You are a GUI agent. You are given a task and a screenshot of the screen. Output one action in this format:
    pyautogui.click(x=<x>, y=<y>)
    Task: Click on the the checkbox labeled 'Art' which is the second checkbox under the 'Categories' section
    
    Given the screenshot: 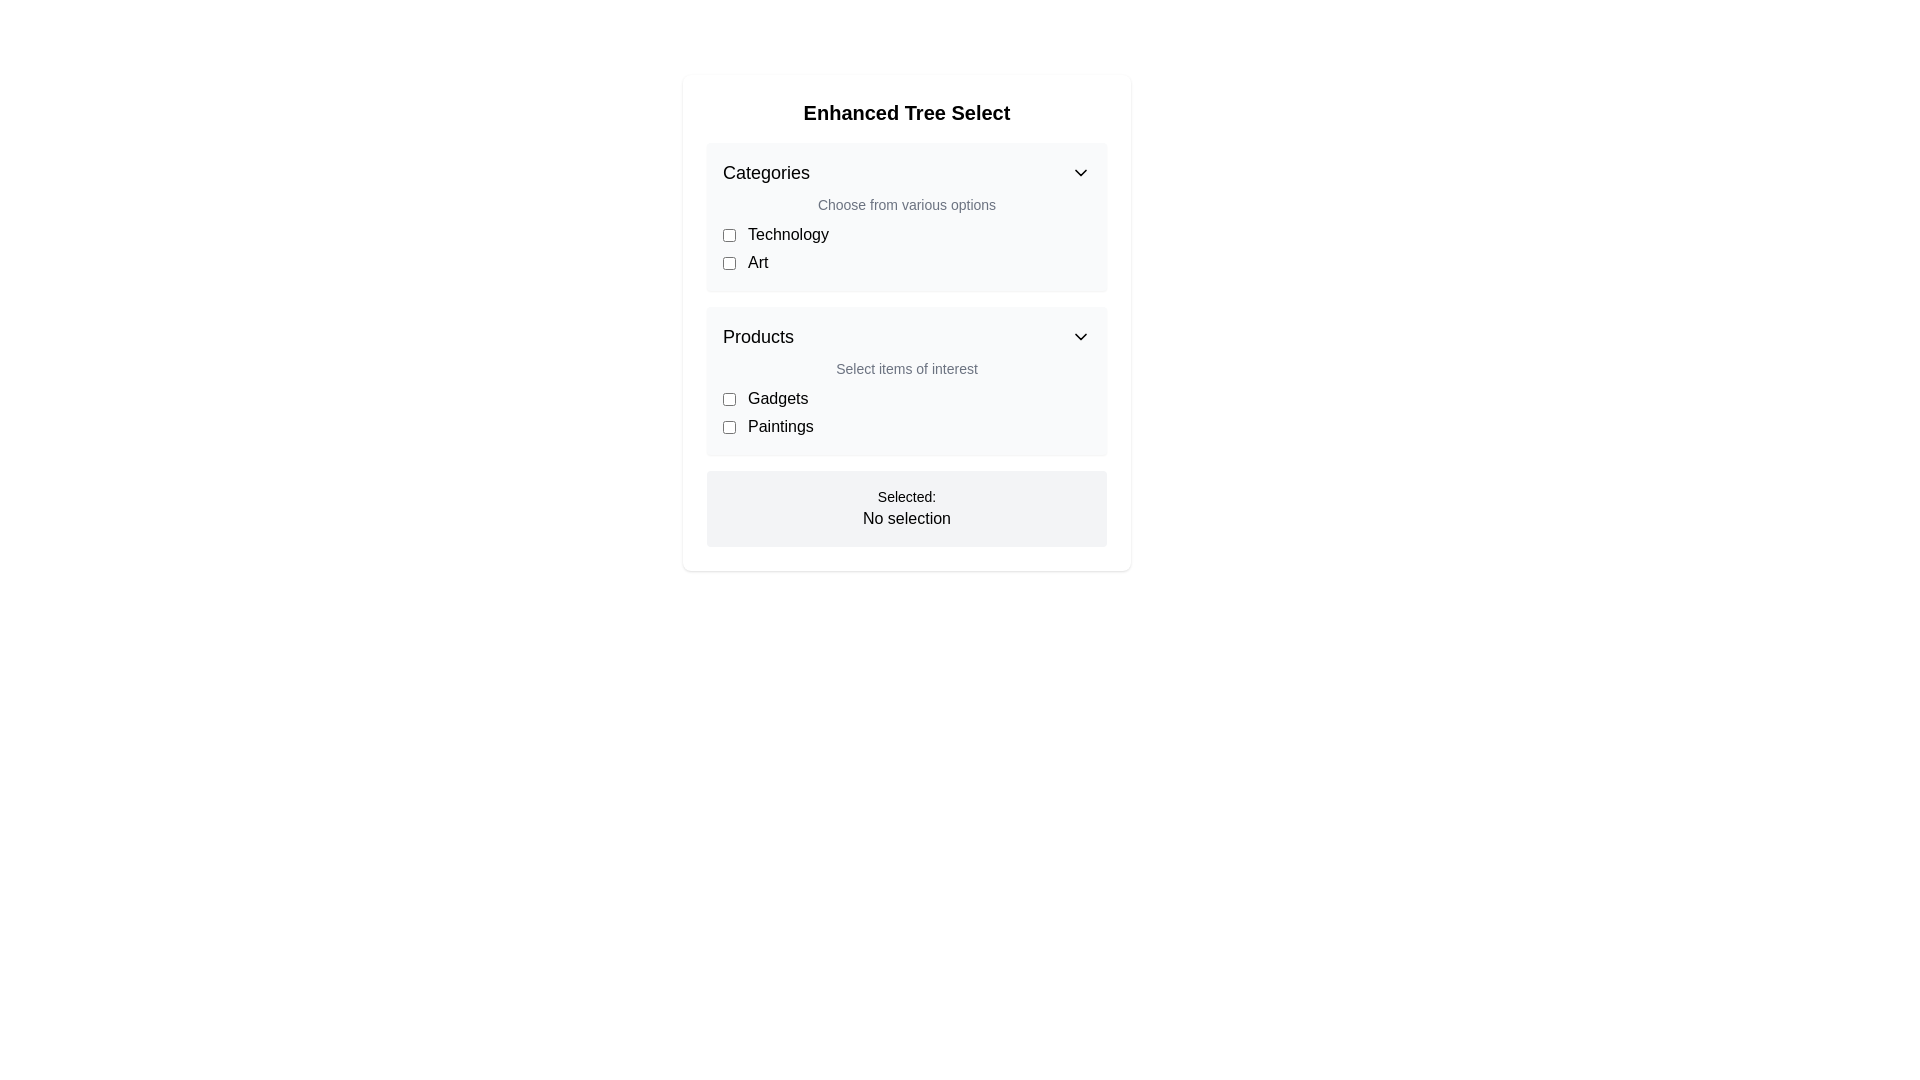 What is the action you would take?
    pyautogui.click(x=906, y=261)
    